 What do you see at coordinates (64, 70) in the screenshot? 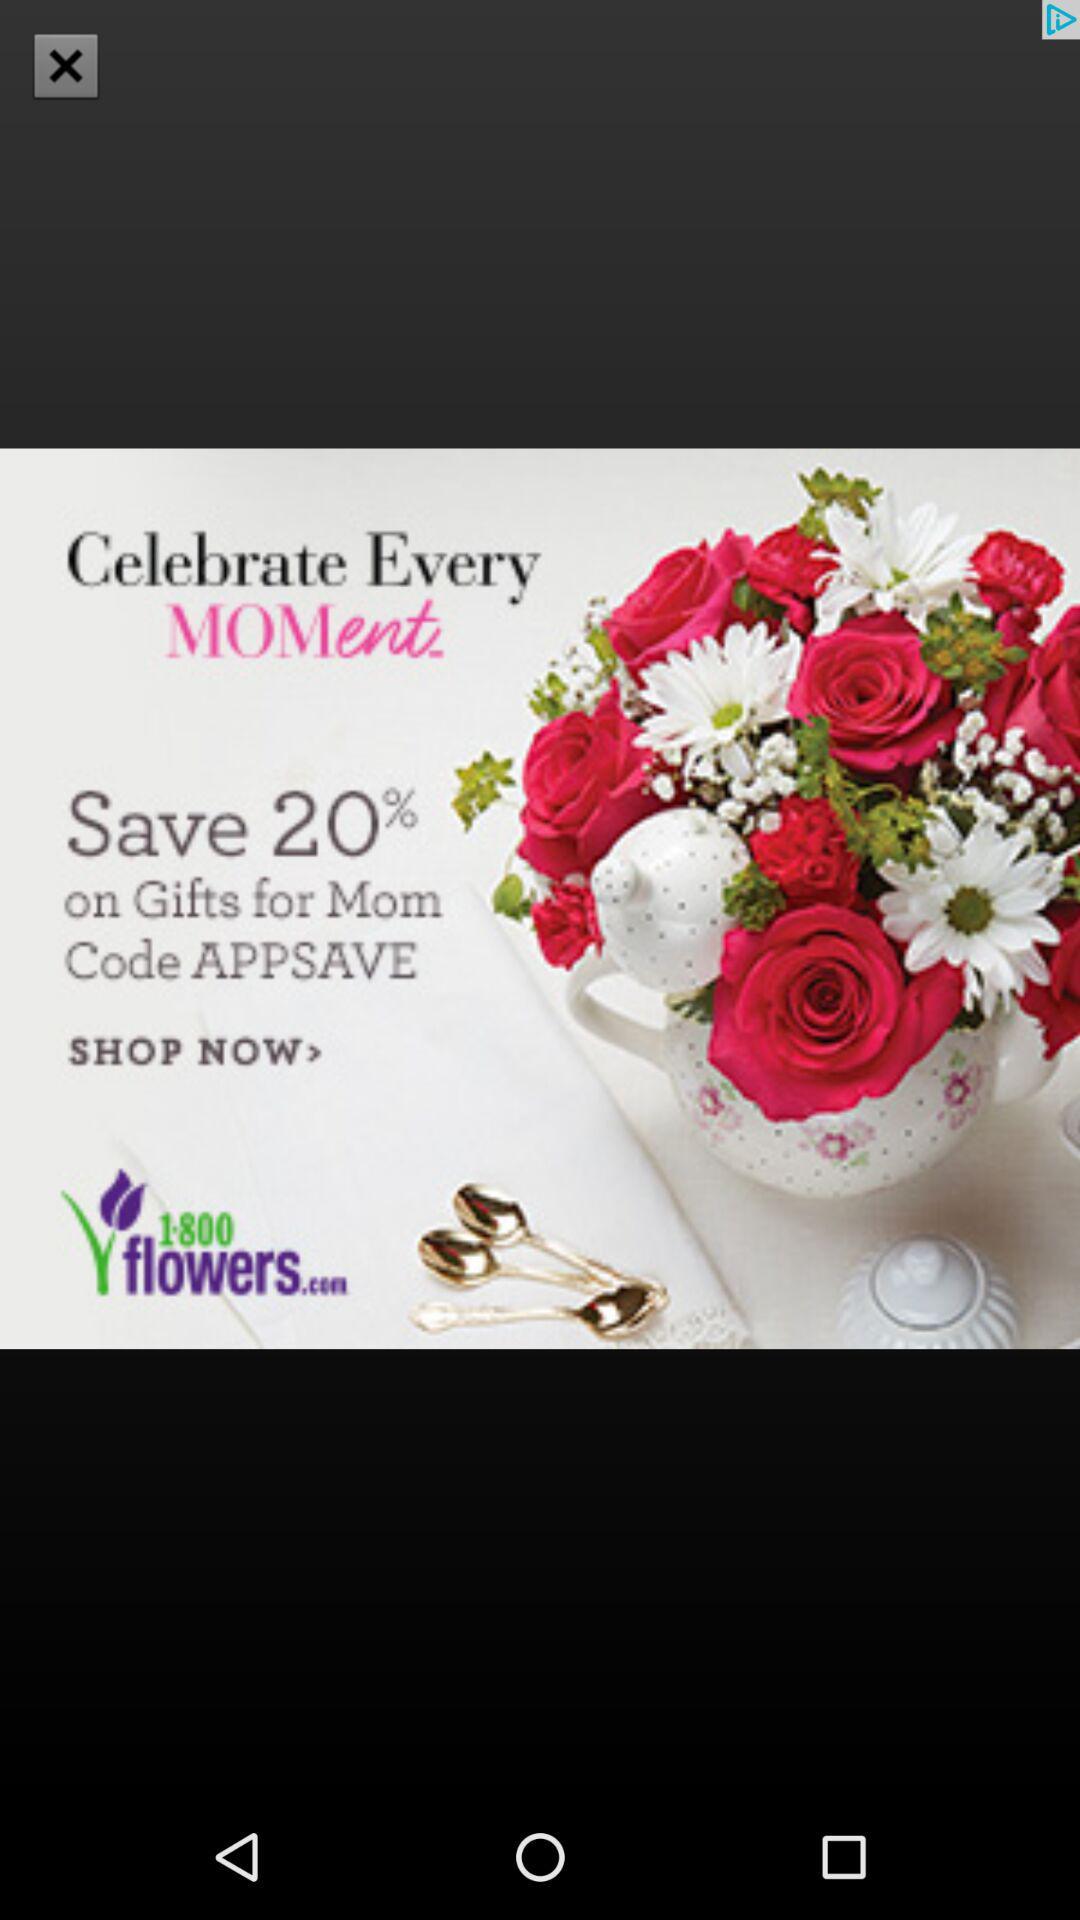
I see `the close icon` at bounding box center [64, 70].